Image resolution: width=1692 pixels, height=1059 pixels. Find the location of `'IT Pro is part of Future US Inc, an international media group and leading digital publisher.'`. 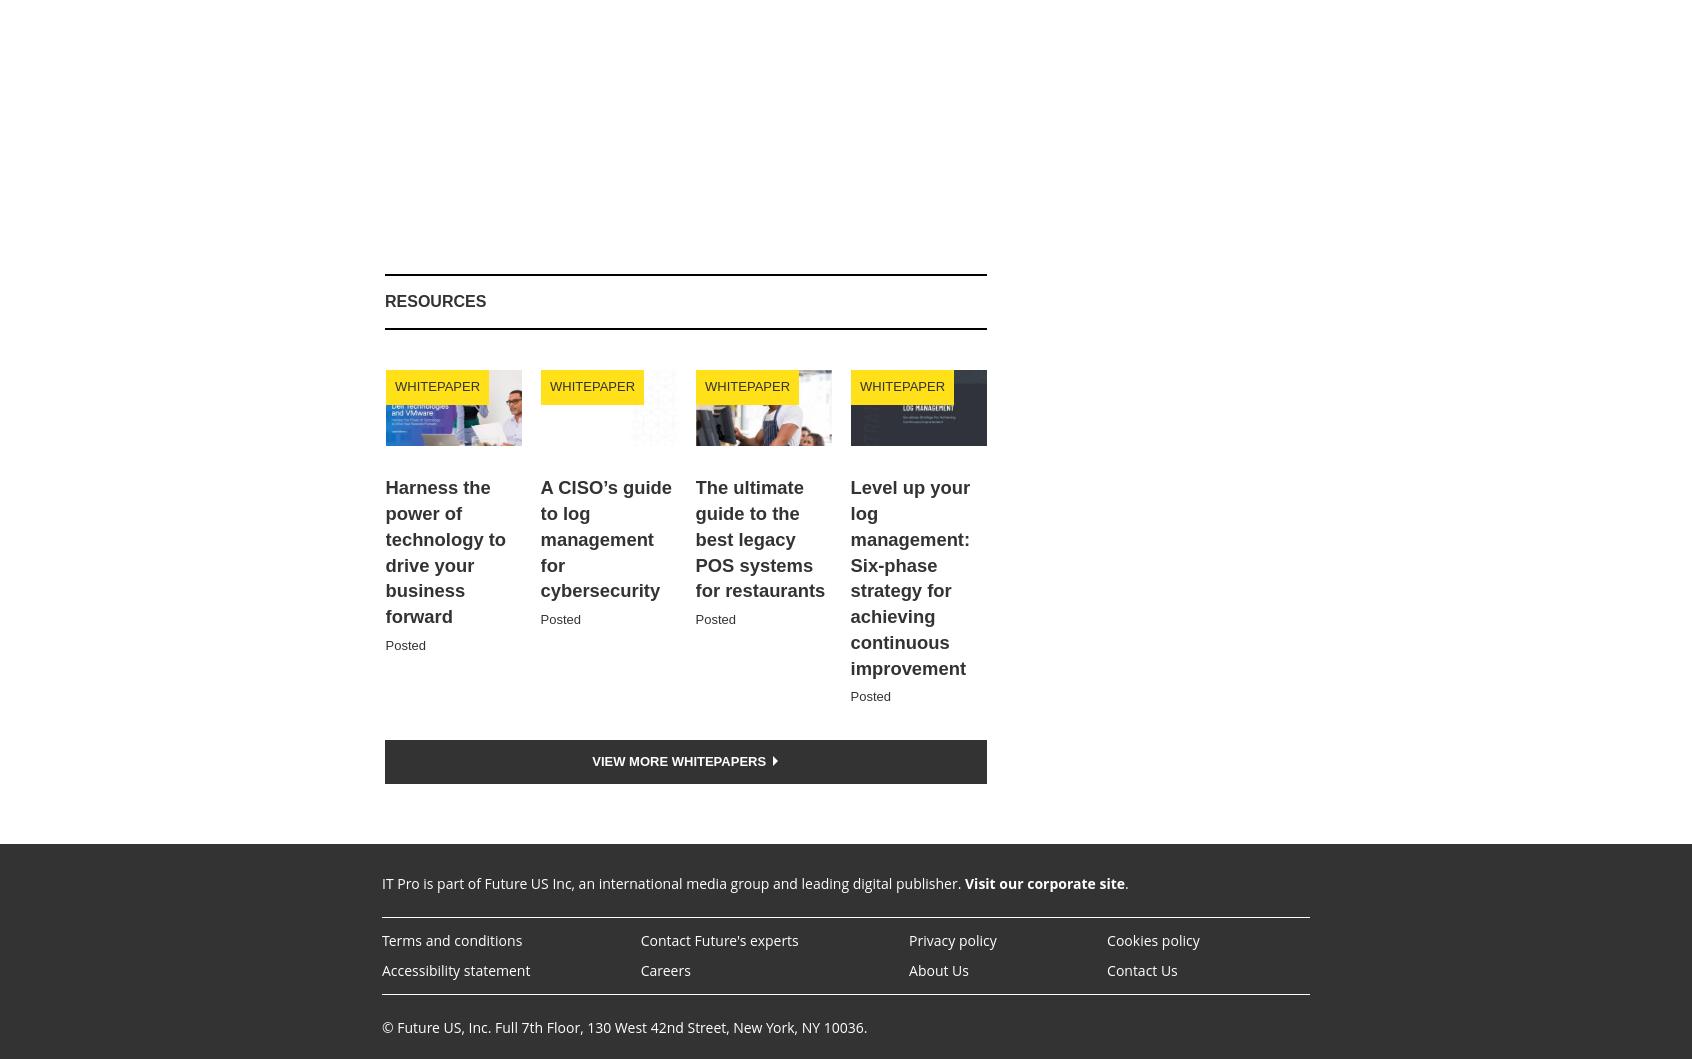

'IT Pro is part of Future US Inc, an international media group and leading digital publisher.' is located at coordinates (673, 883).